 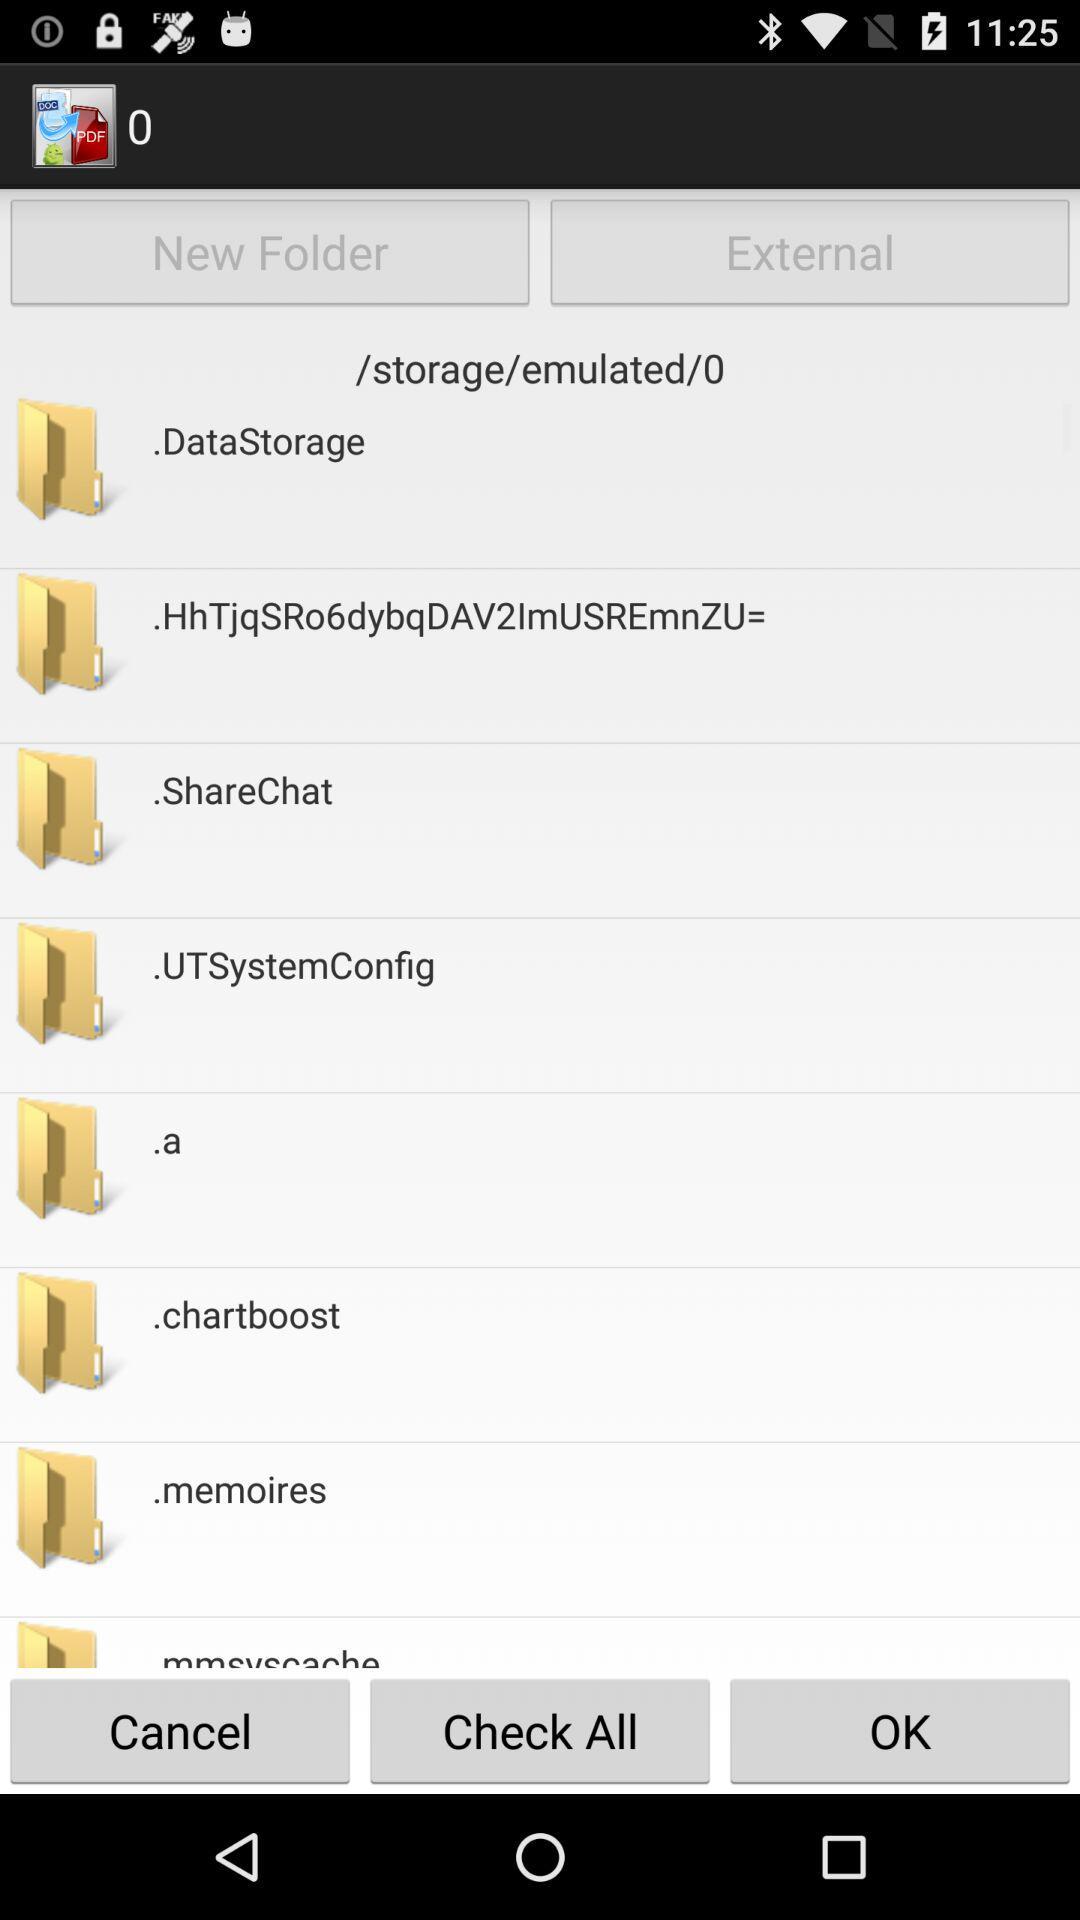 I want to click on the check all button, so click(x=540, y=1730).